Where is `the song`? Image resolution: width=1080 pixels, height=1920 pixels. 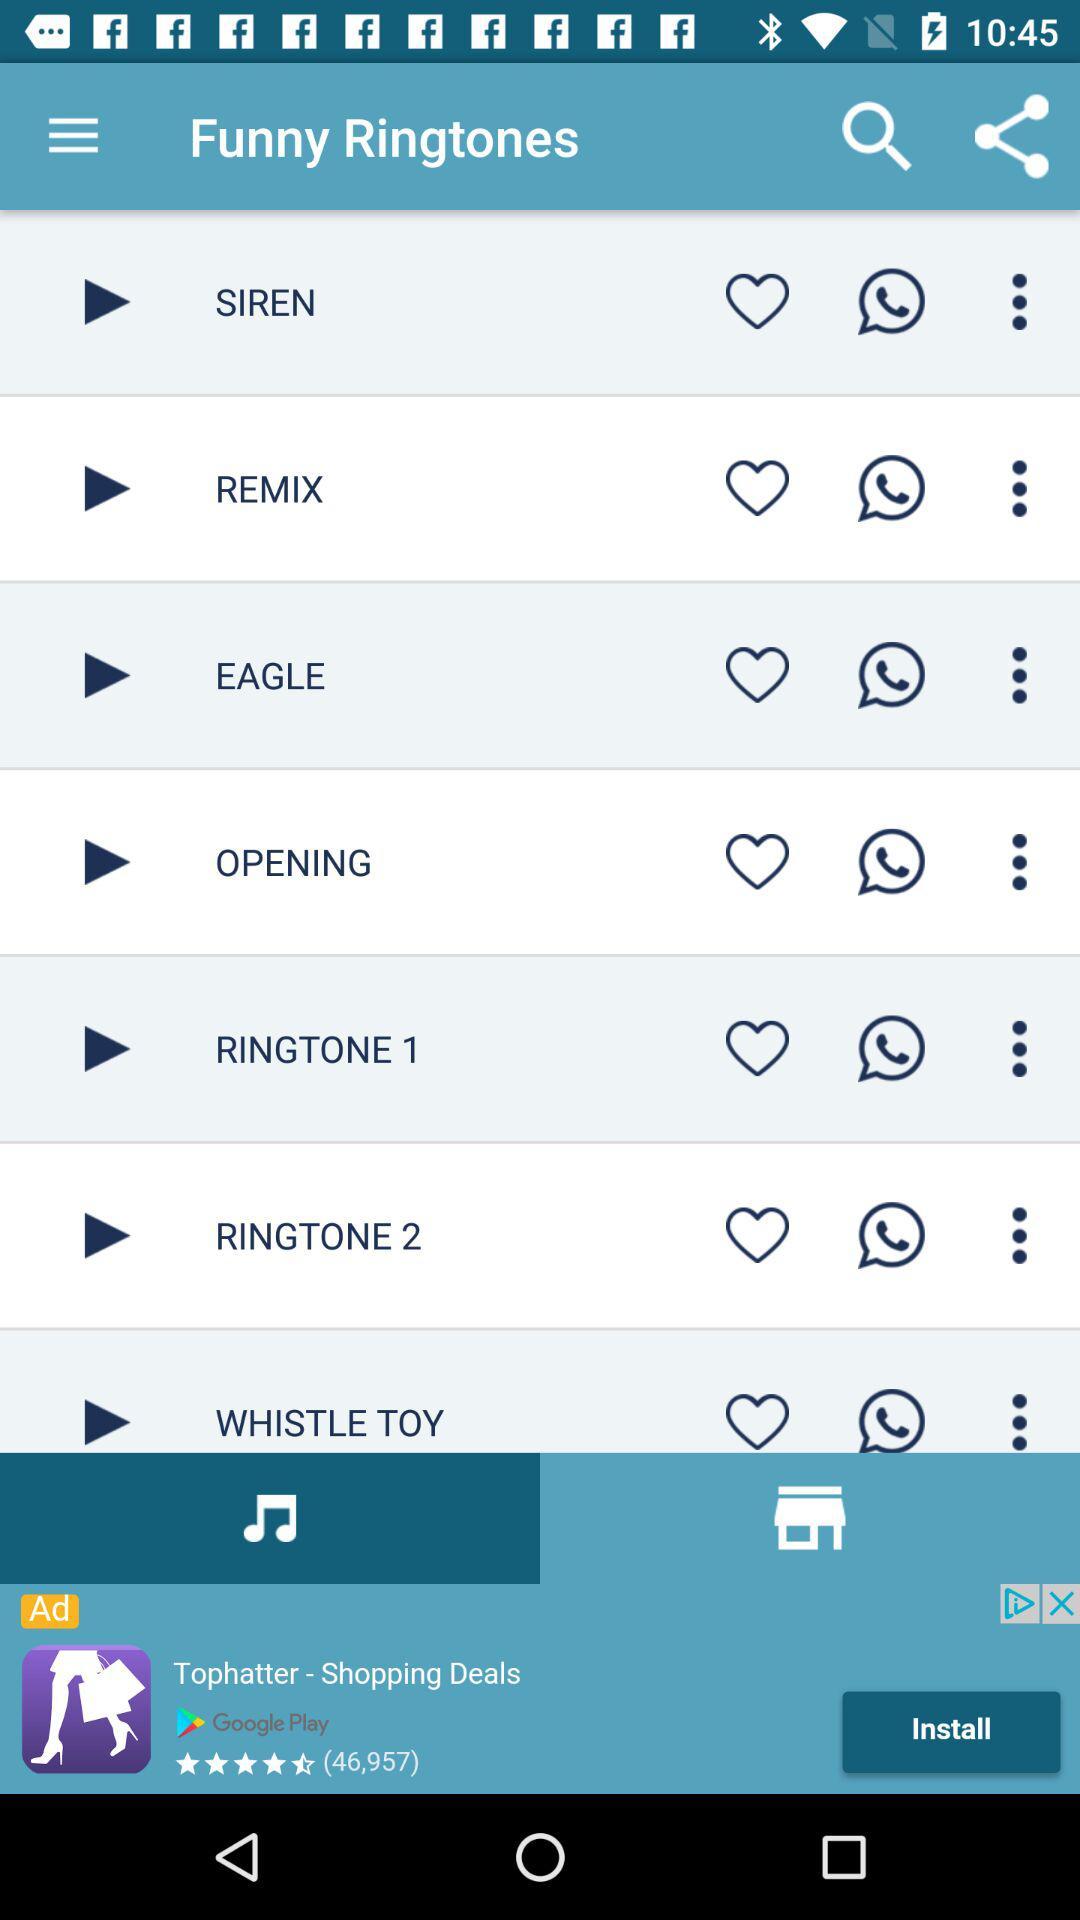
the song is located at coordinates (107, 1047).